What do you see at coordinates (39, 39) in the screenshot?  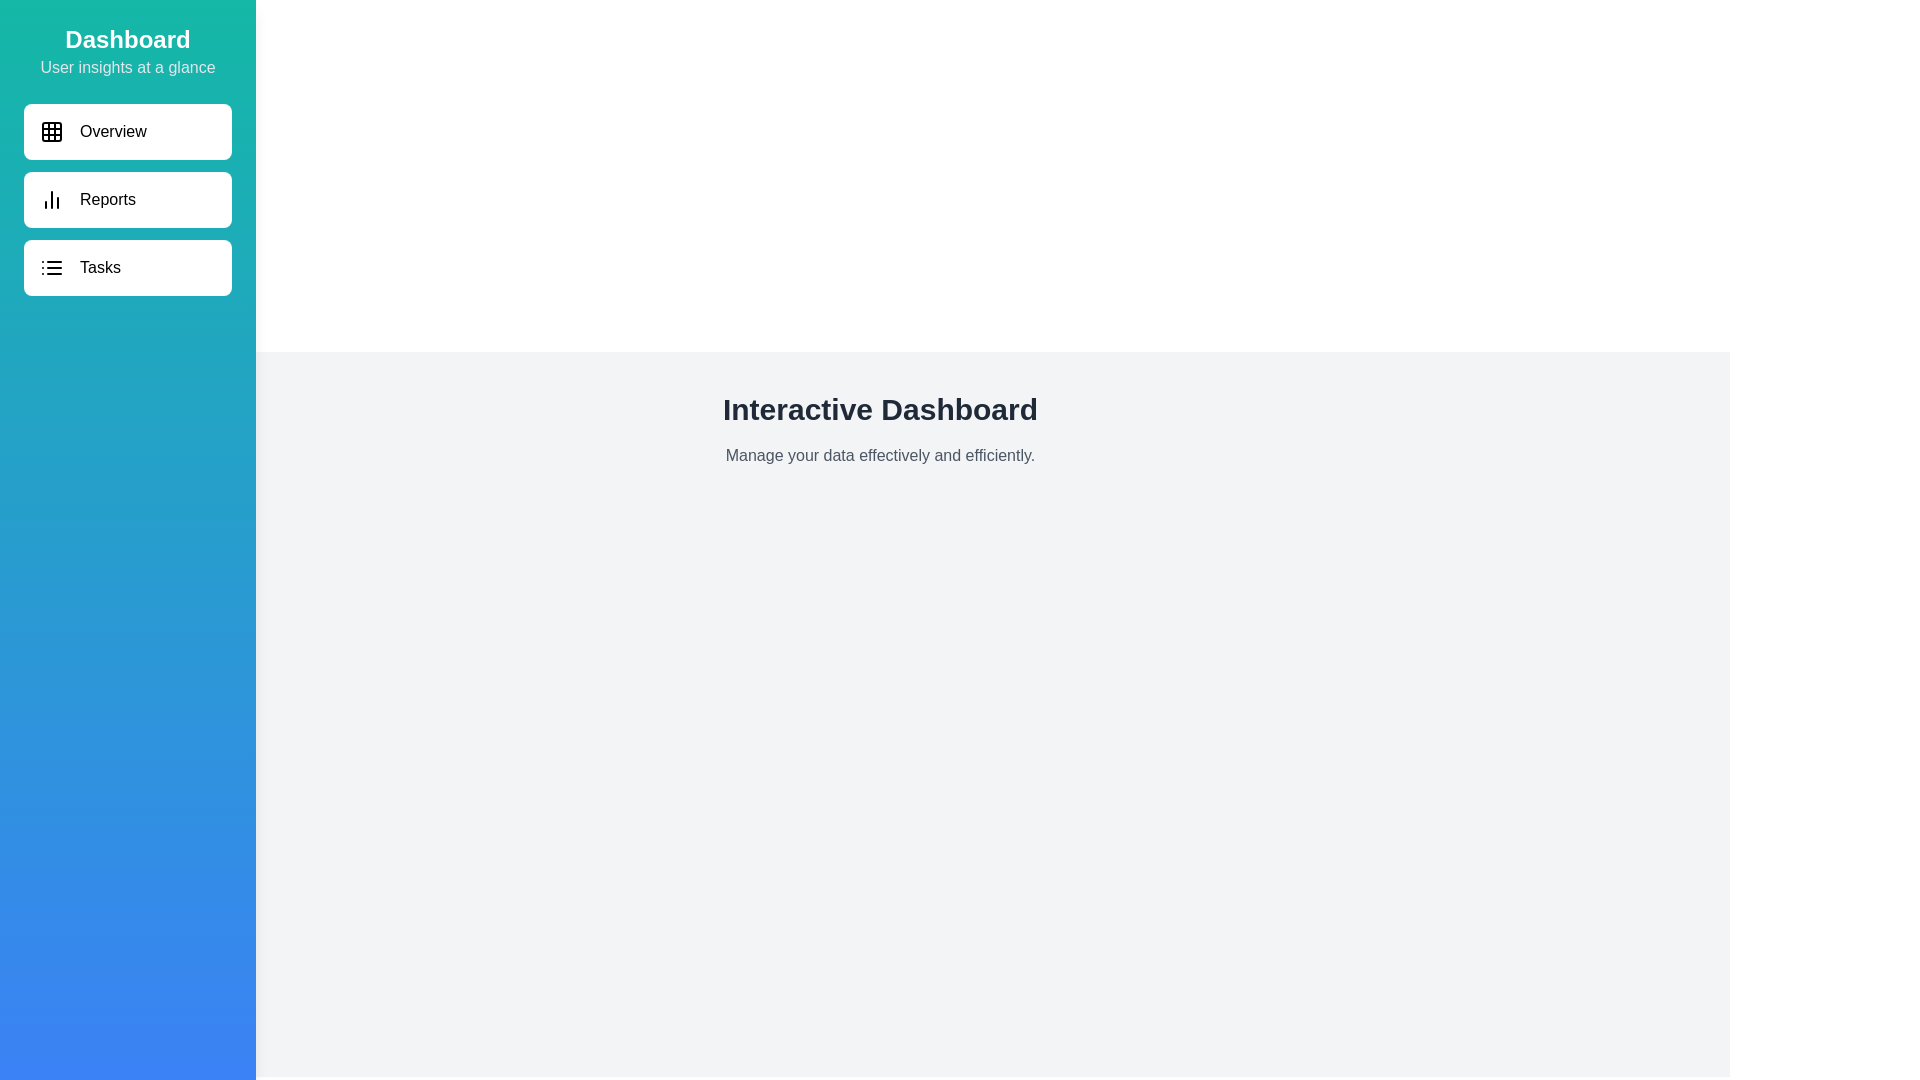 I see `the toggle button located at the top-left corner to toggle the drawer visibility` at bounding box center [39, 39].